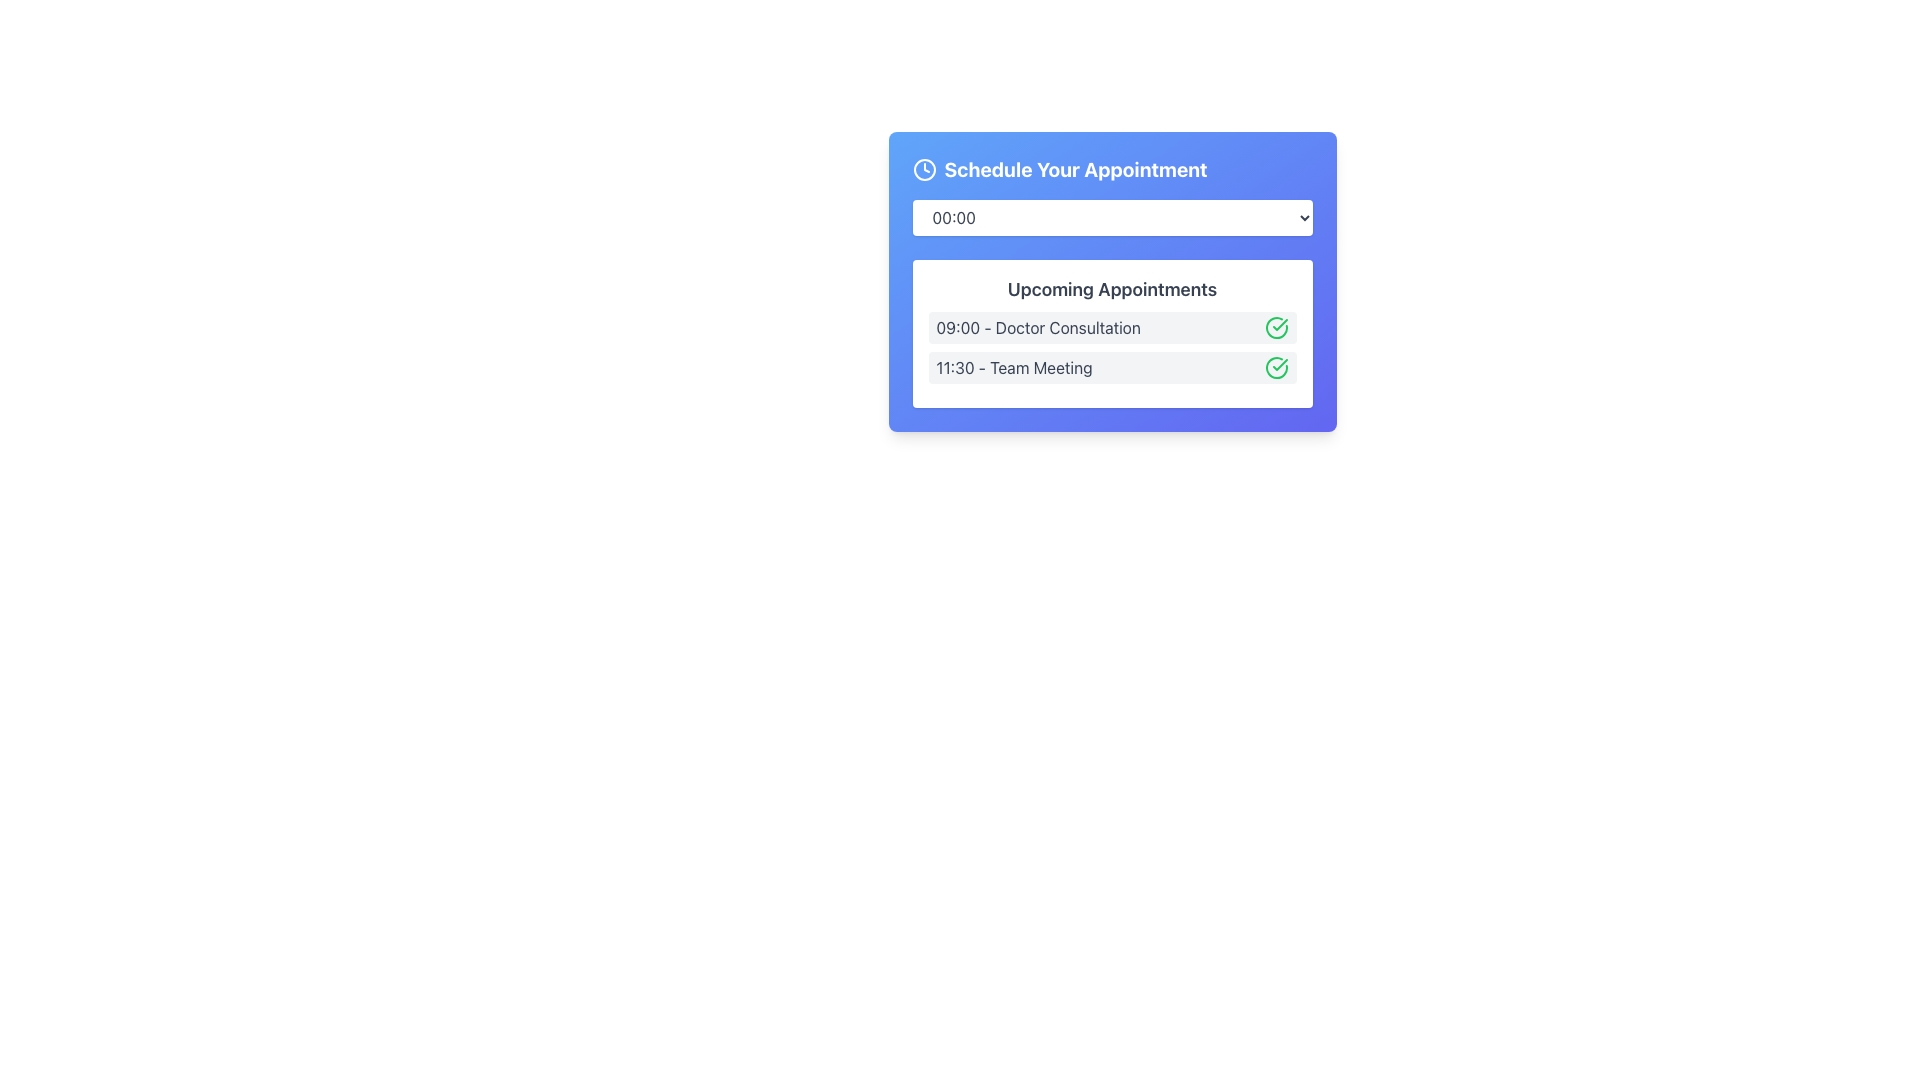  Describe the element at coordinates (1111, 333) in the screenshot. I see `the rectangular card displaying scheduled activities with a white background, containing text for '09:00 - Doctor Consultation' and '11:30 - Team Meeting', located in the bottom section of the blue card titled 'Schedule Your Appointment'` at that location.